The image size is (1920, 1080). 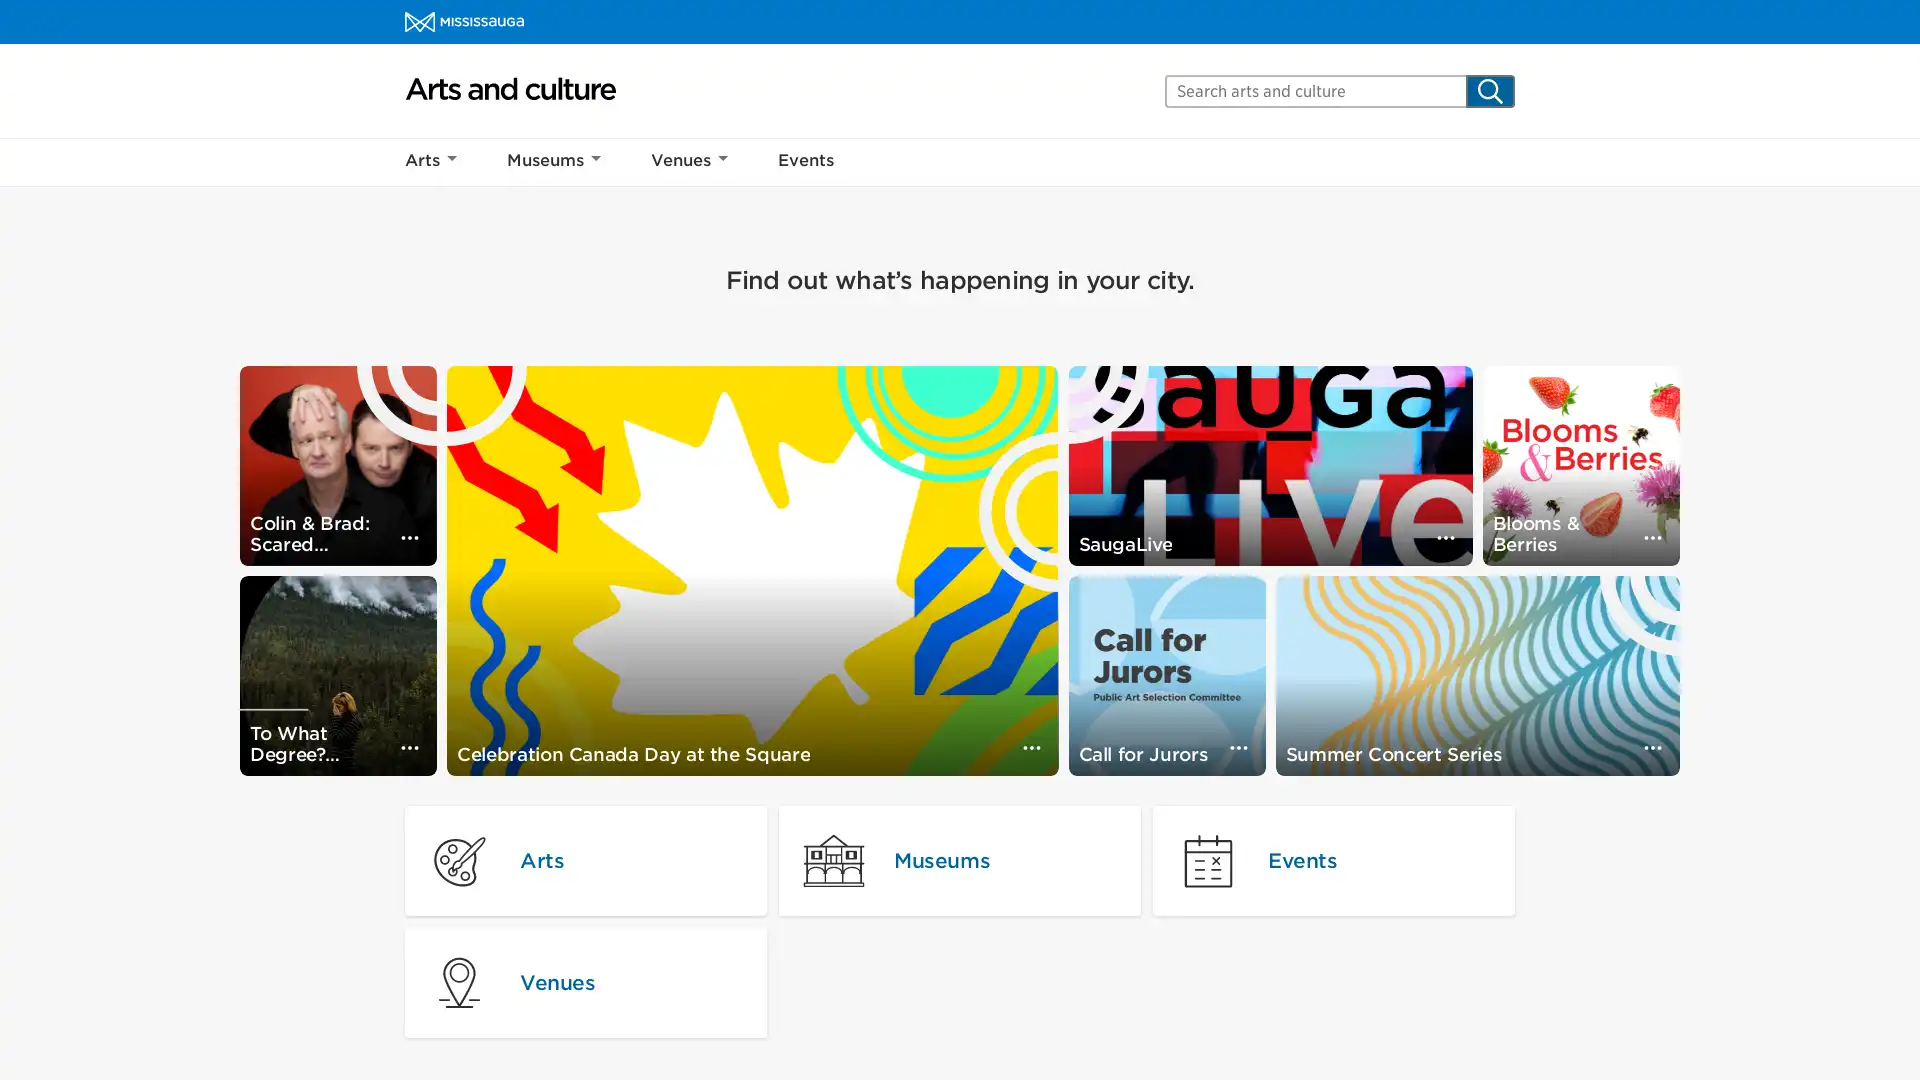 What do you see at coordinates (1031, 748) in the screenshot?
I see `Visually show the card details` at bounding box center [1031, 748].